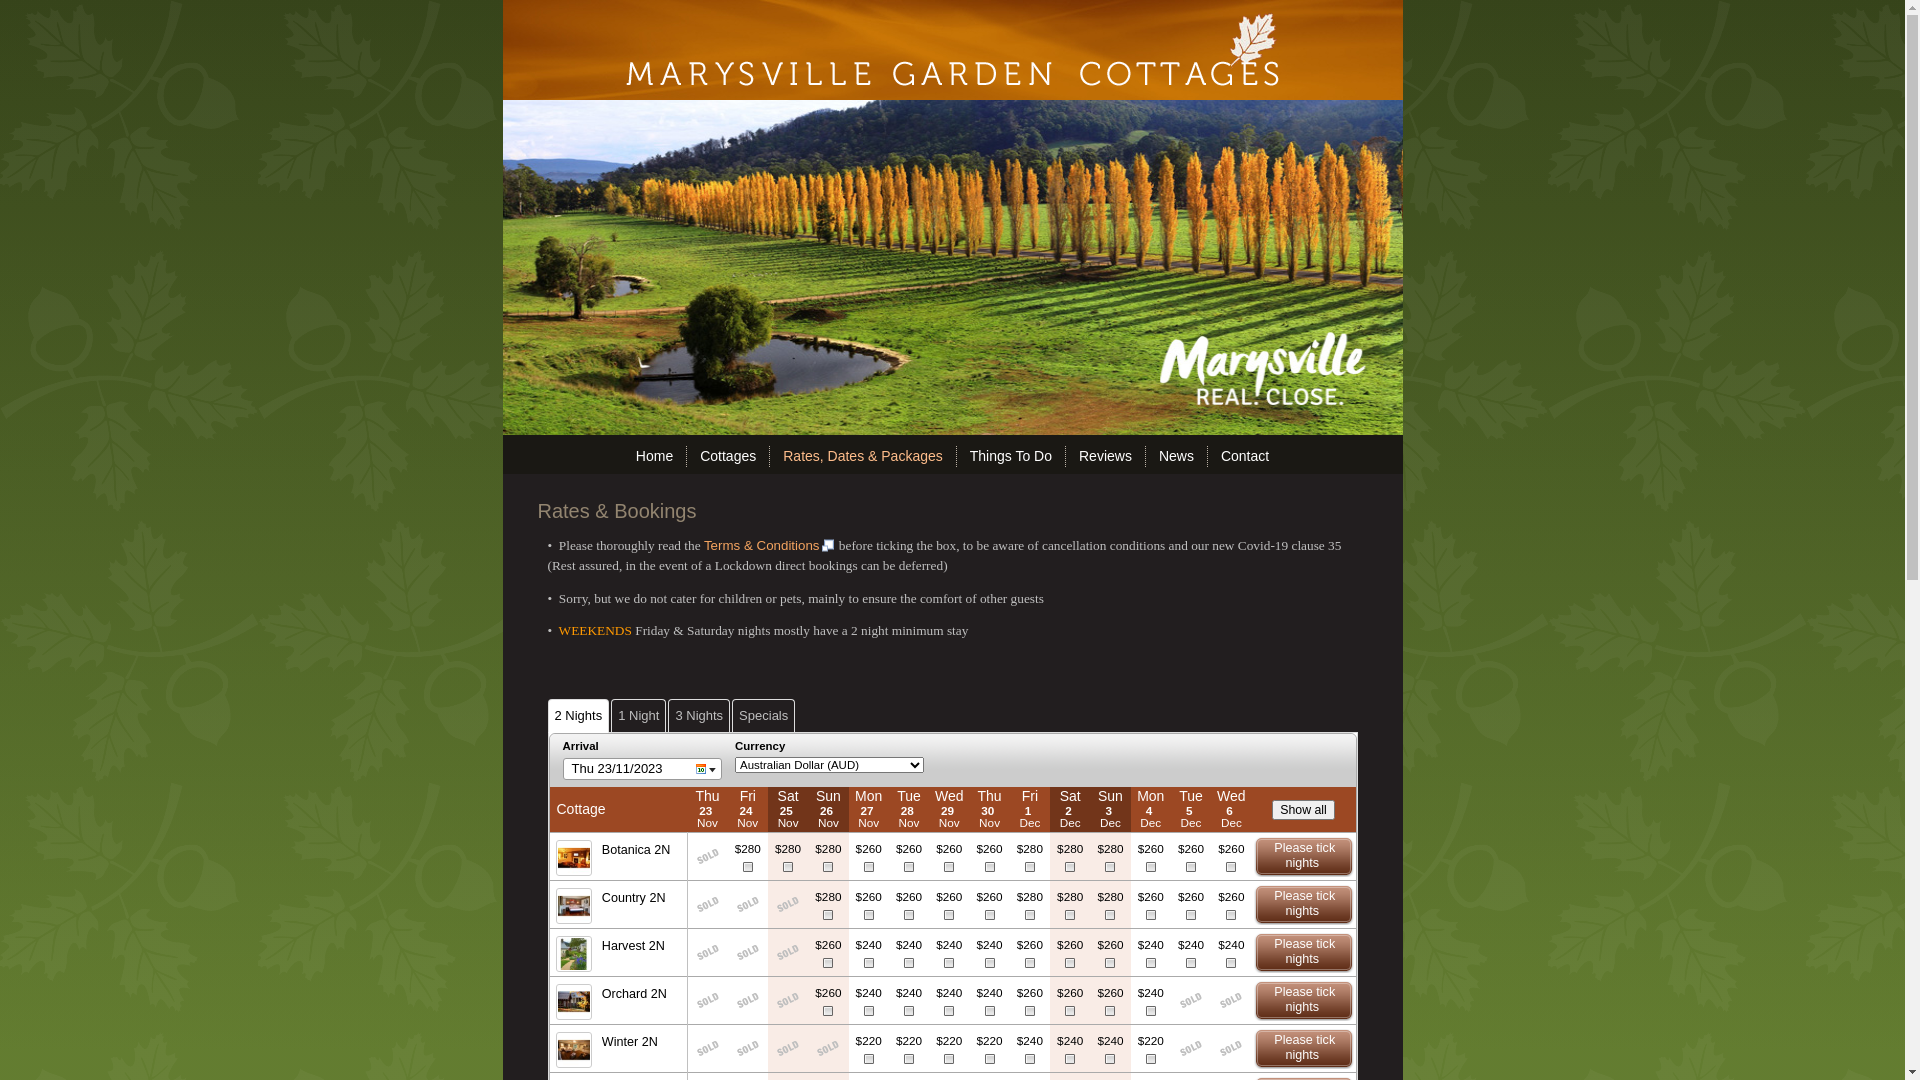 This screenshot has height=1080, width=1920. I want to click on '1 Night', so click(637, 715).